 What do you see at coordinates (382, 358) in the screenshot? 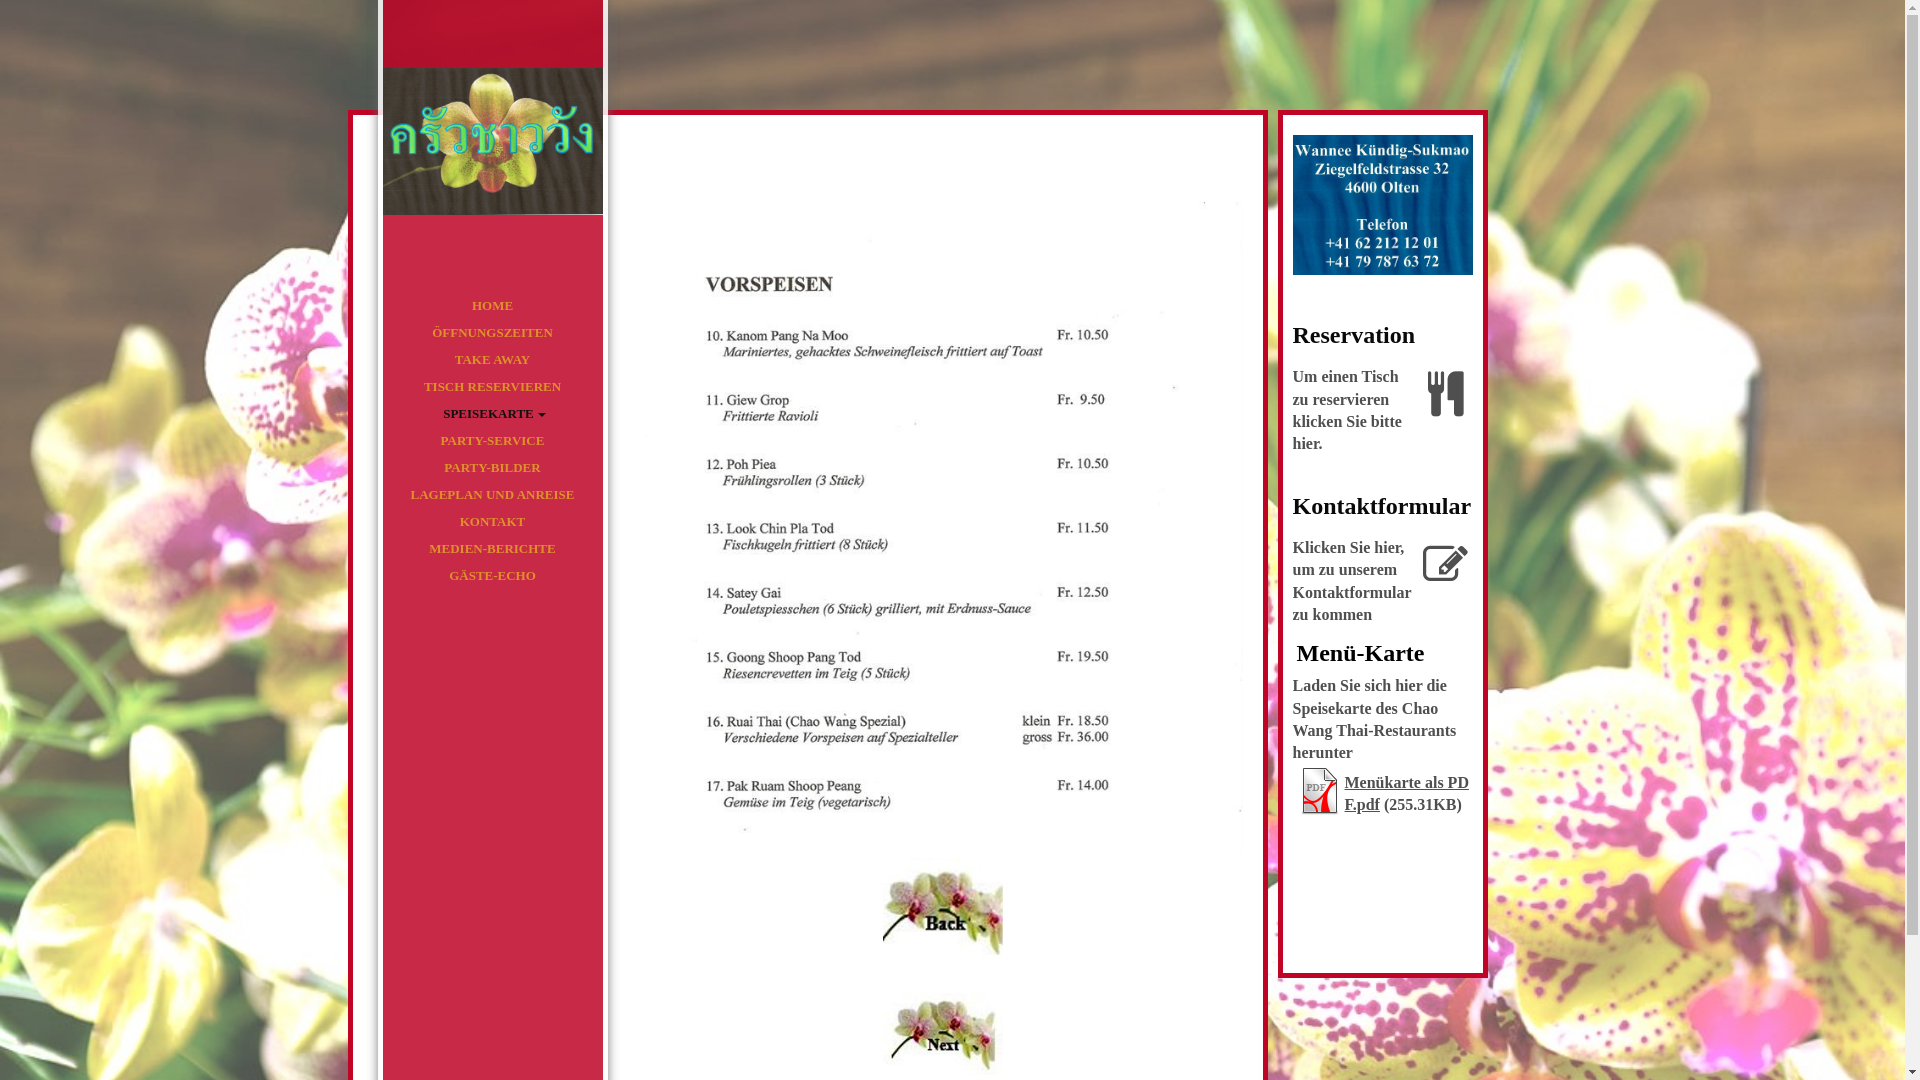
I see `'TAKE AWAY'` at bounding box center [382, 358].